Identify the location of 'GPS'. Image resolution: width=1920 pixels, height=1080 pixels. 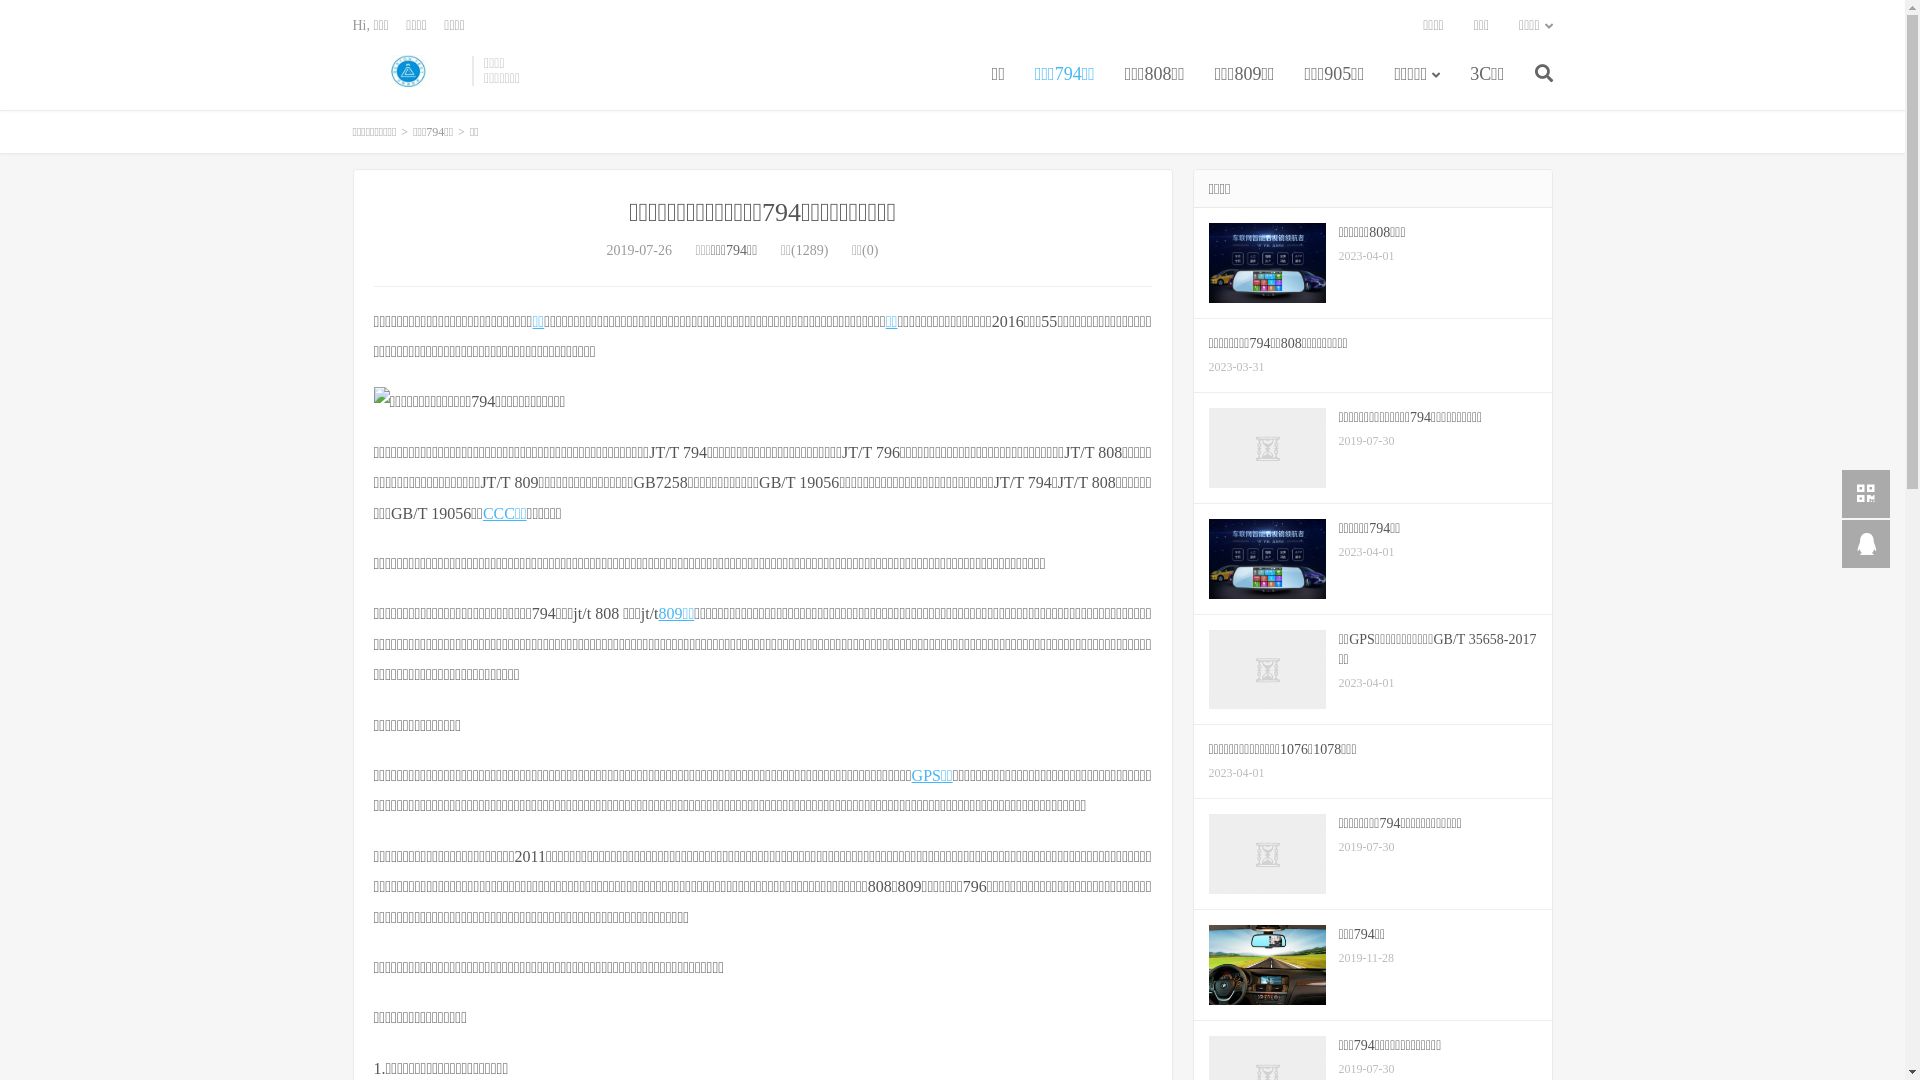
(911, 774).